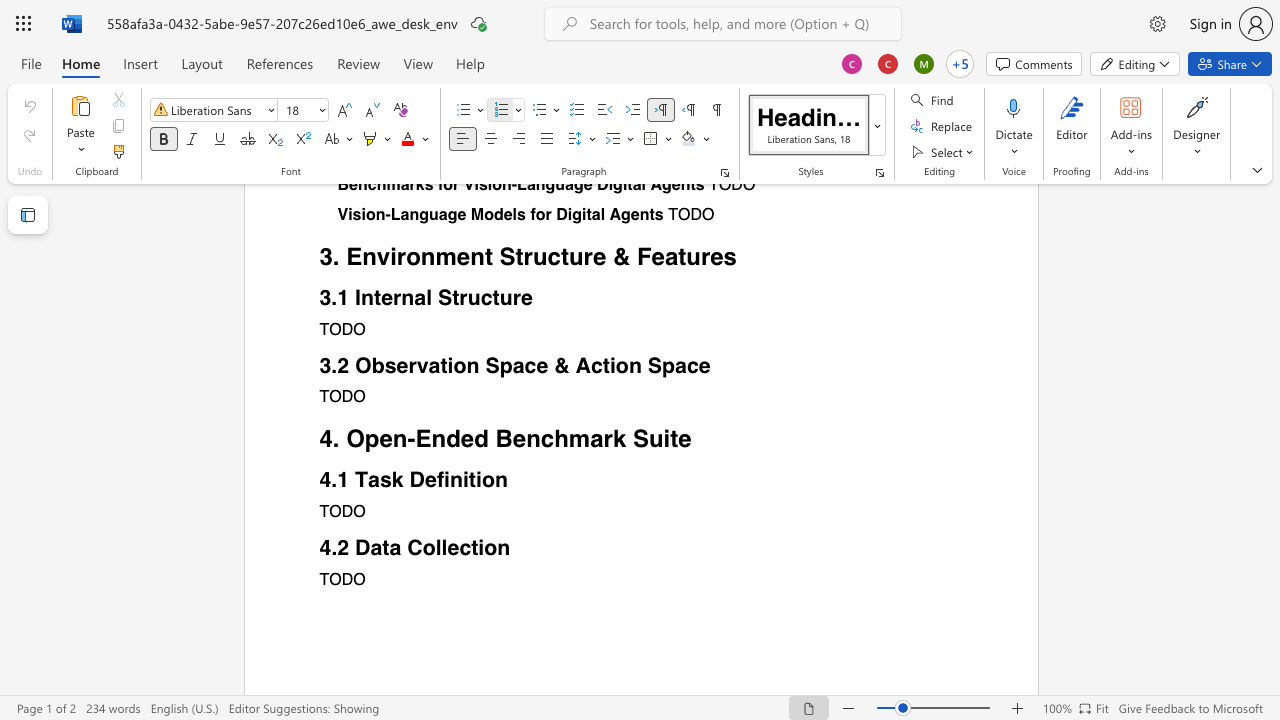  Describe the element at coordinates (640, 438) in the screenshot. I see `the 1th character "S" in the text` at that location.